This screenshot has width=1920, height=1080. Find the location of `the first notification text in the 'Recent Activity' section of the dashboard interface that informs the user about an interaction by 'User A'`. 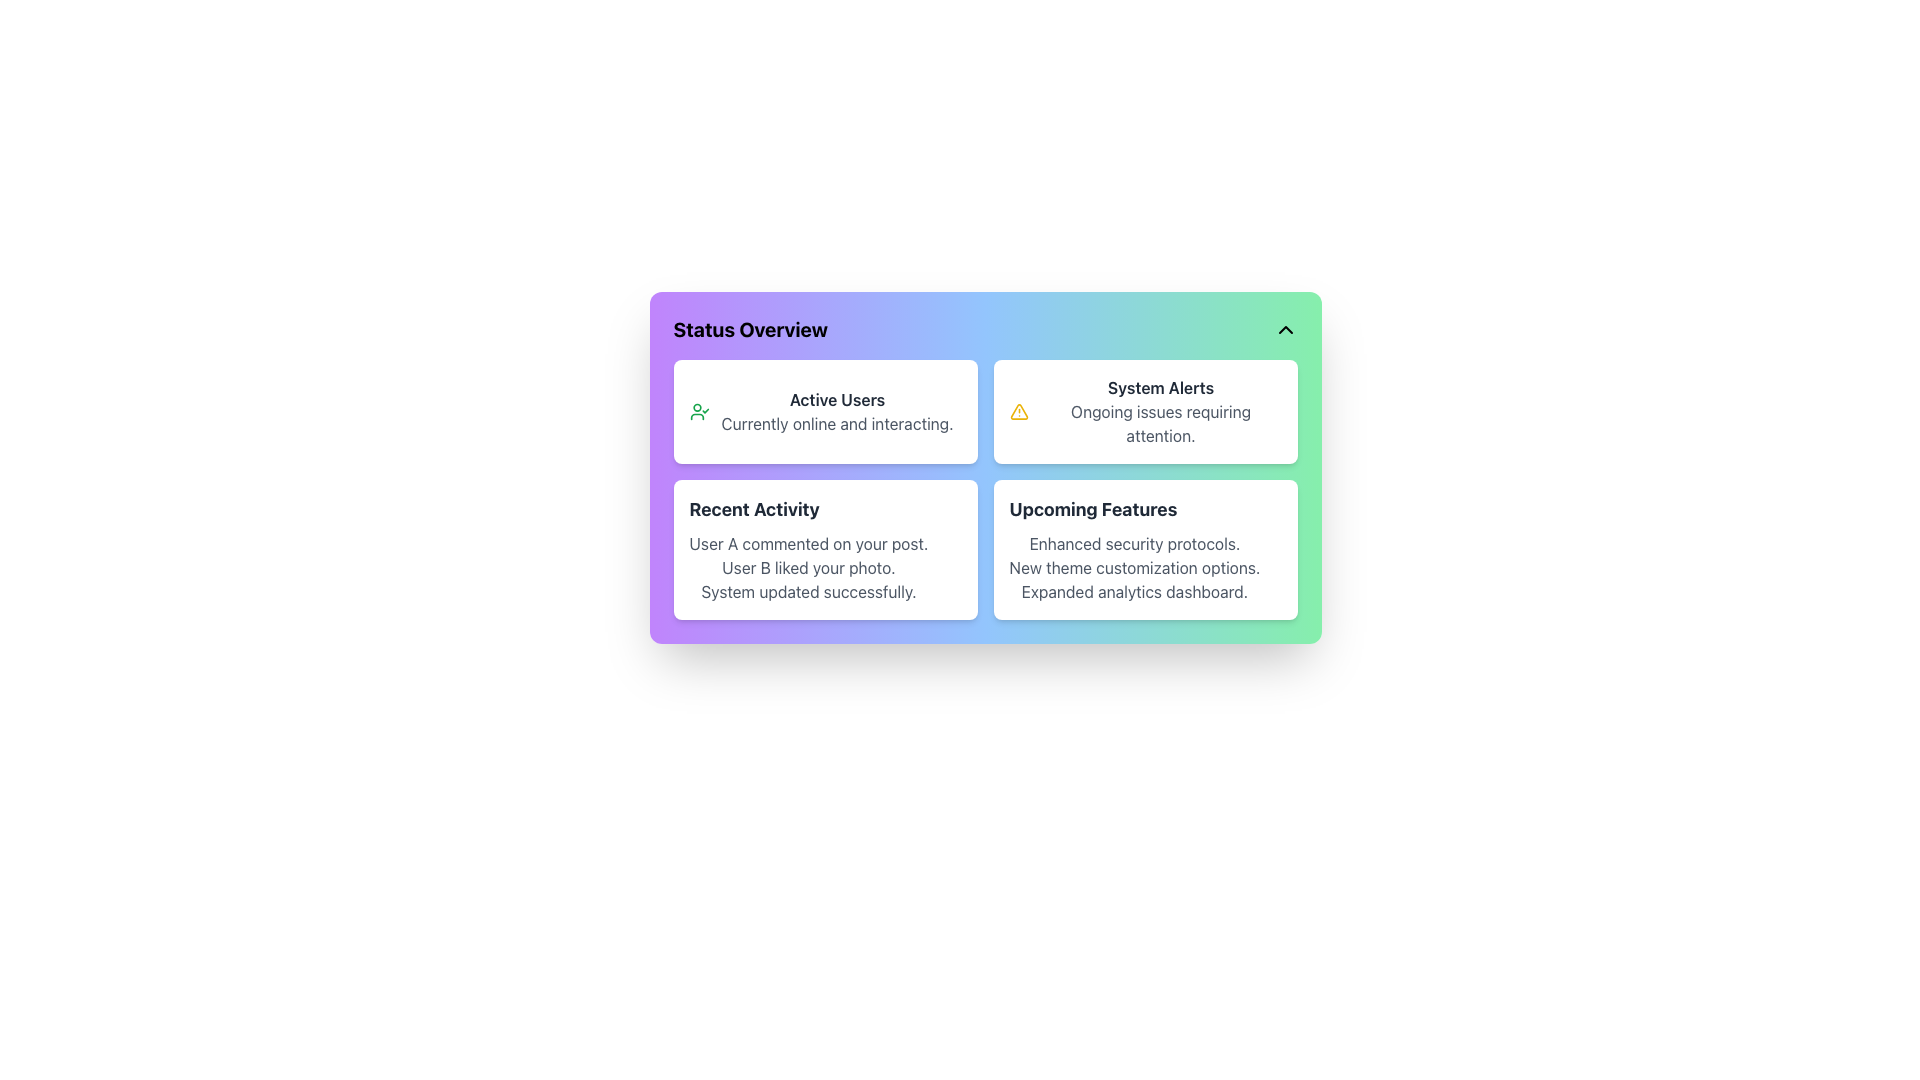

the first notification text in the 'Recent Activity' section of the dashboard interface that informs the user about an interaction by 'User A' is located at coordinates (808, 543).